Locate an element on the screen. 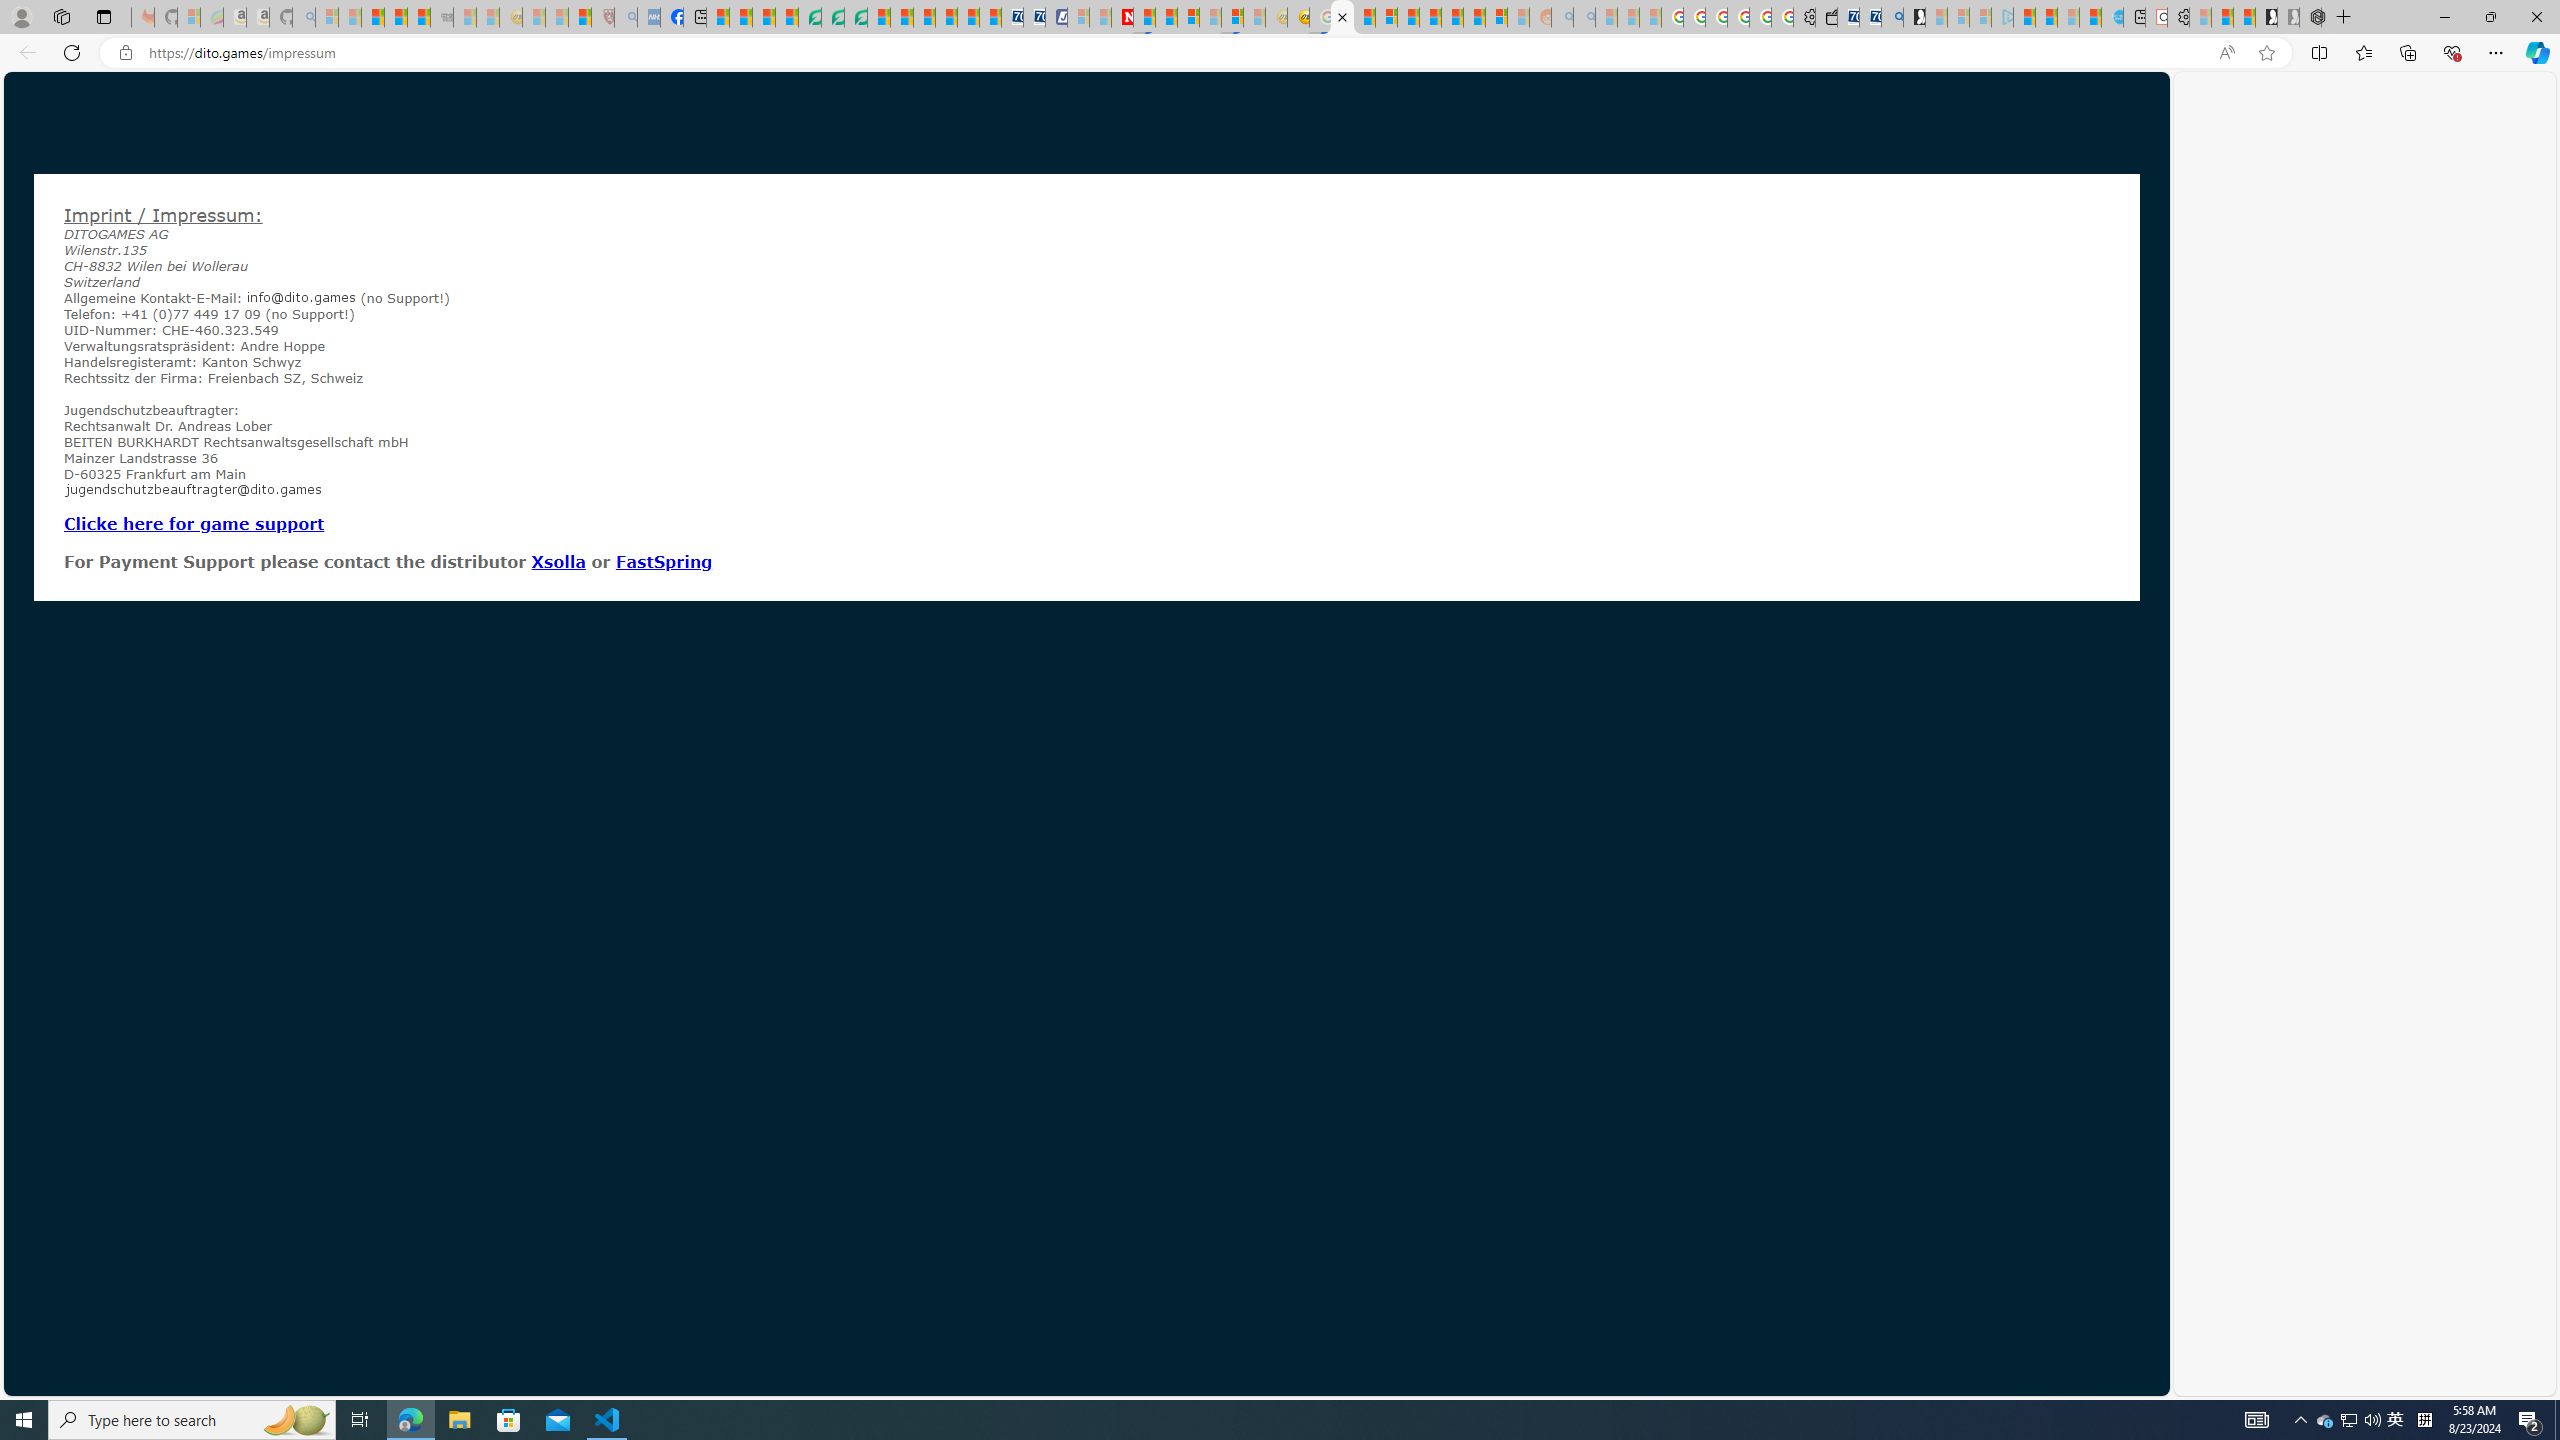  'LendingTree - Compare Lenders' is located at coordinates (810, 16).